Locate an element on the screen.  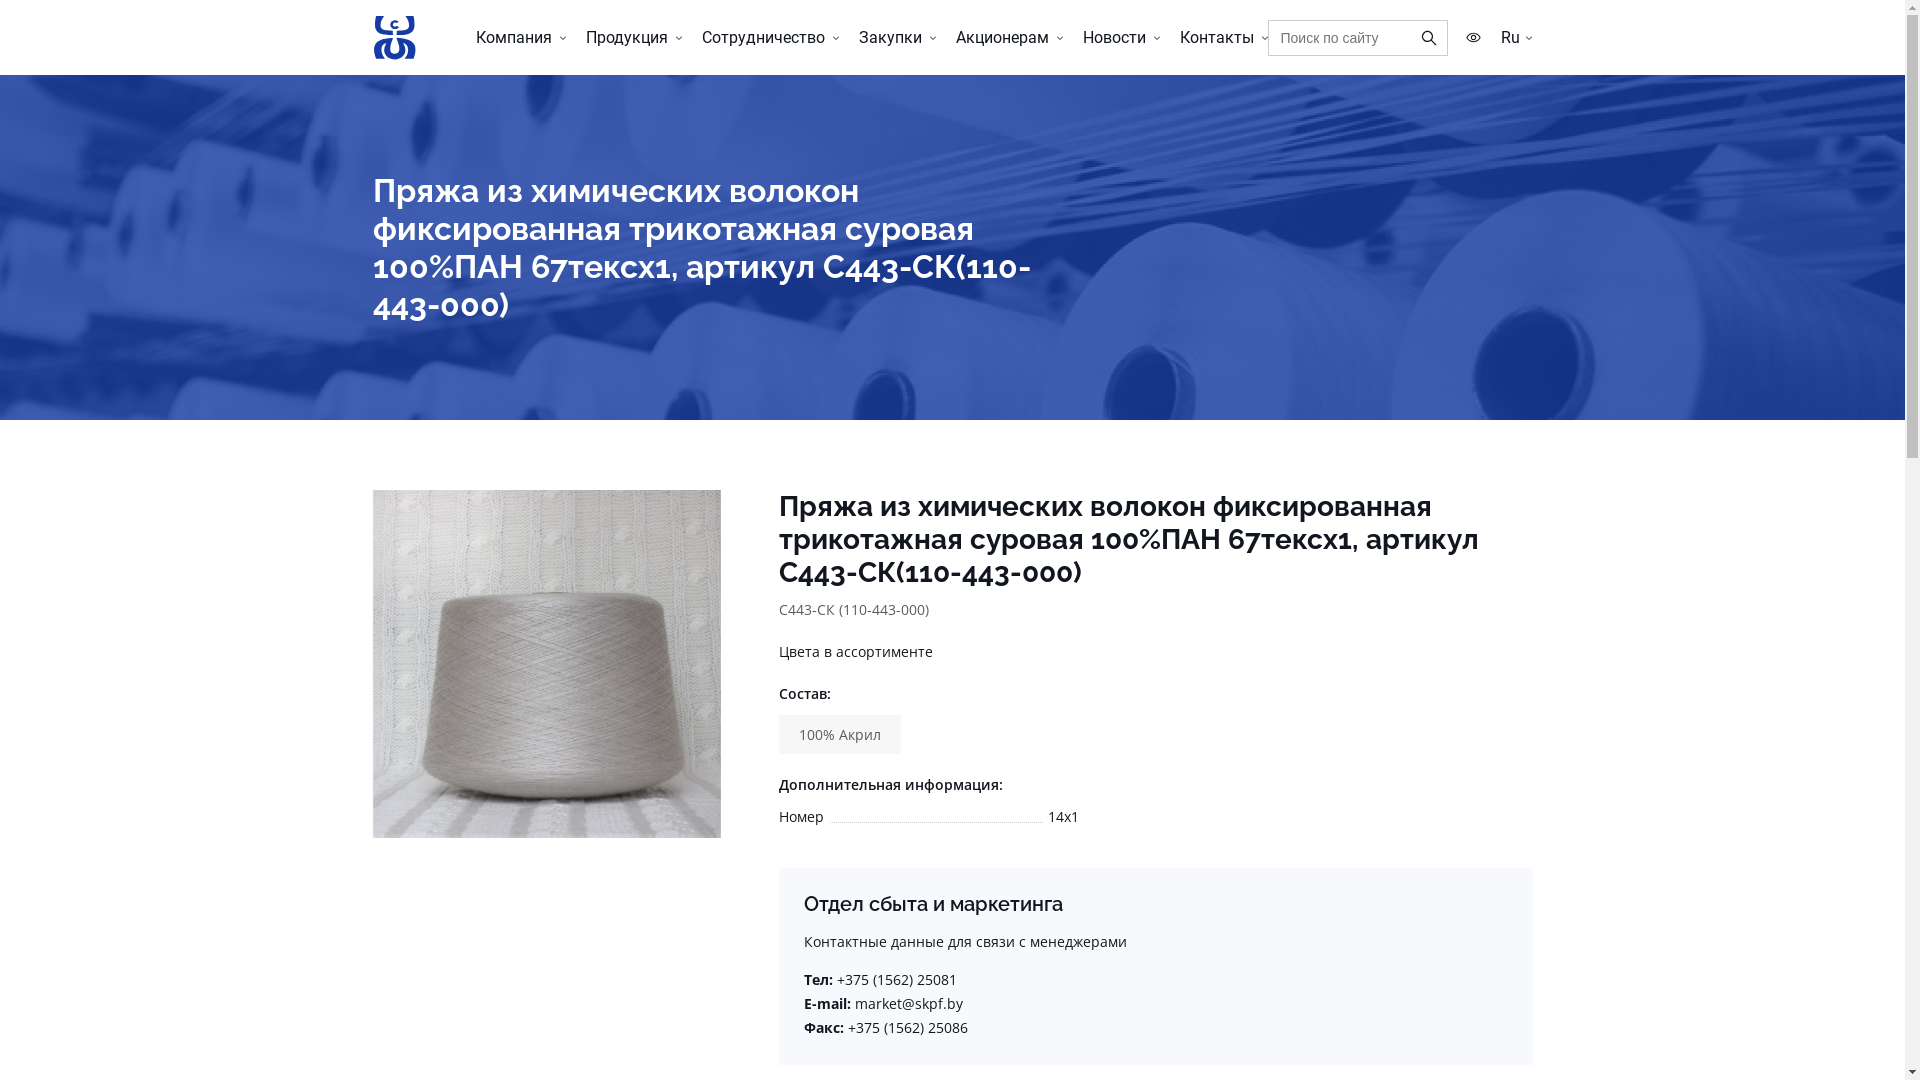
'+375 (1562) 25081' is located at coordinates (835, 978).